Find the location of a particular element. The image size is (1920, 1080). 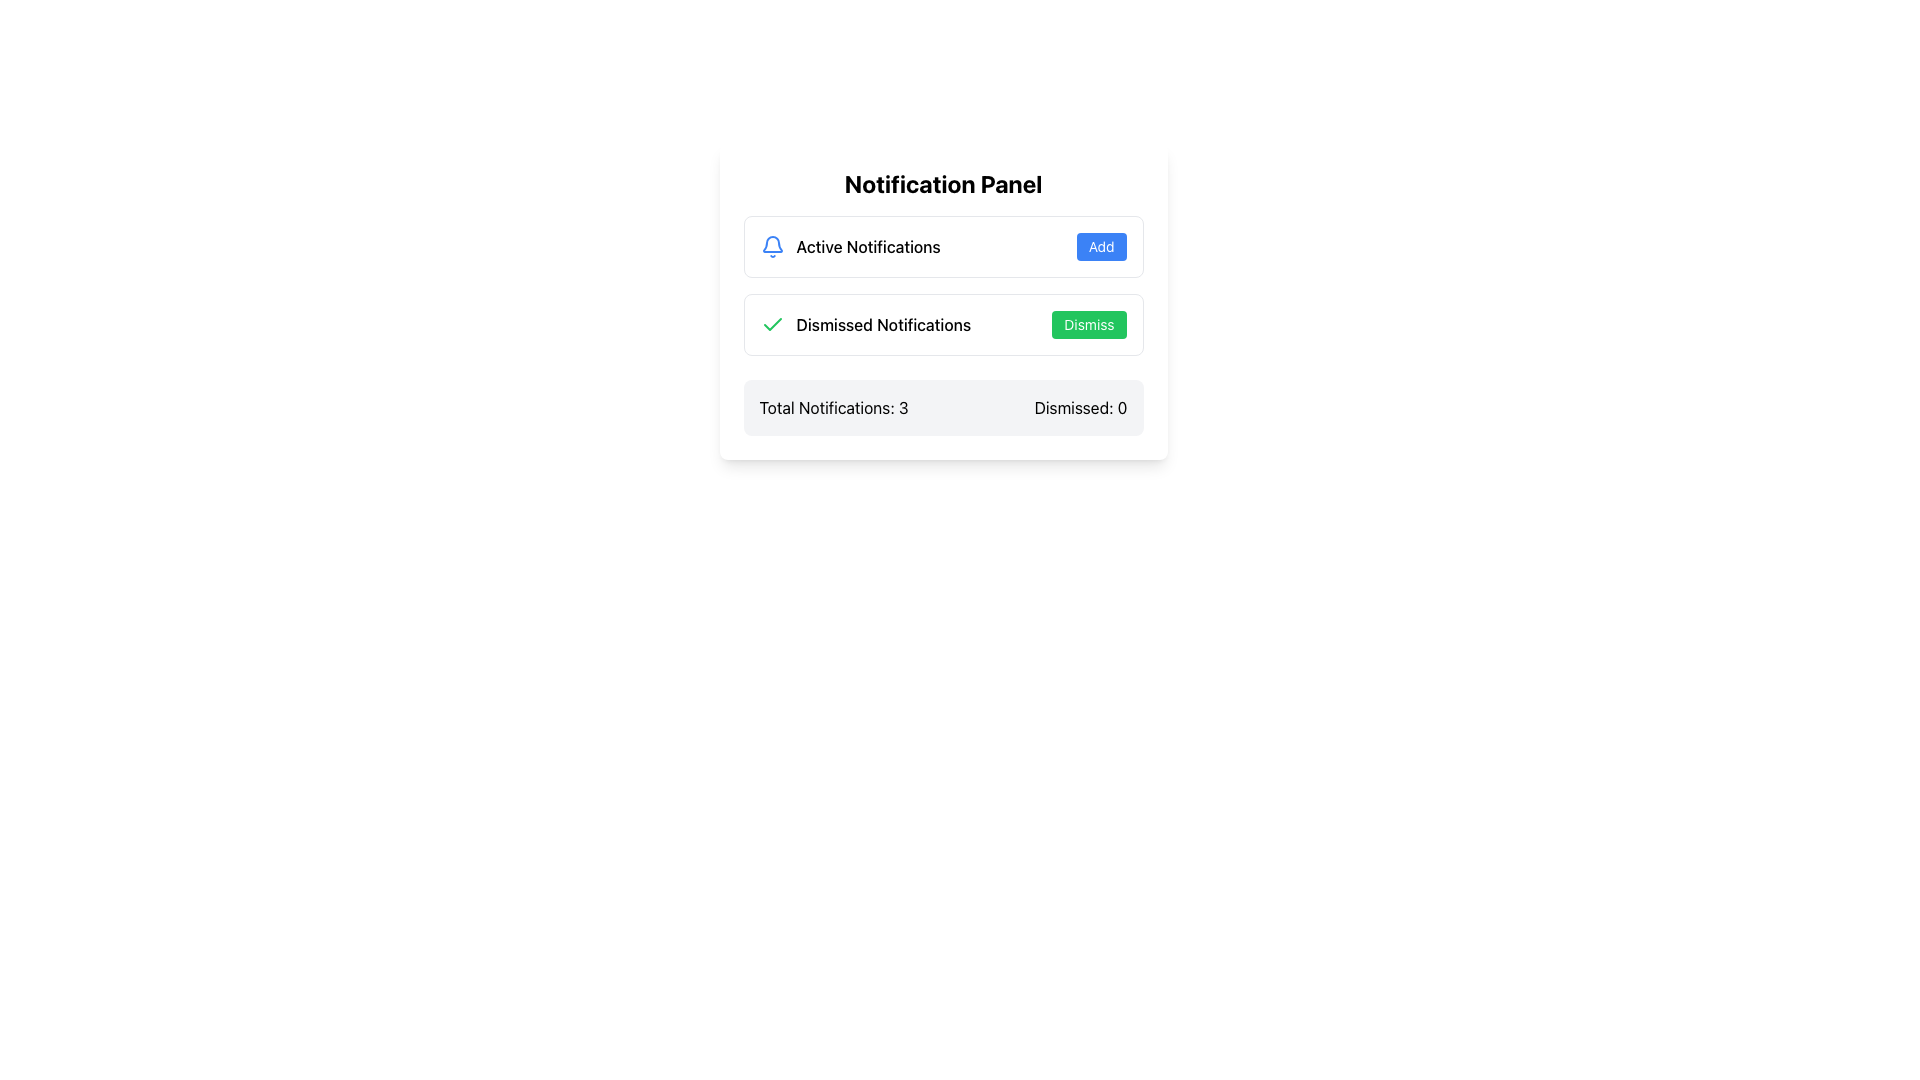

the green checkmark icon located to the left of the 'Dismissed Notifications' text and the green 'Dismiss' button is located at coordinates (771, 323).